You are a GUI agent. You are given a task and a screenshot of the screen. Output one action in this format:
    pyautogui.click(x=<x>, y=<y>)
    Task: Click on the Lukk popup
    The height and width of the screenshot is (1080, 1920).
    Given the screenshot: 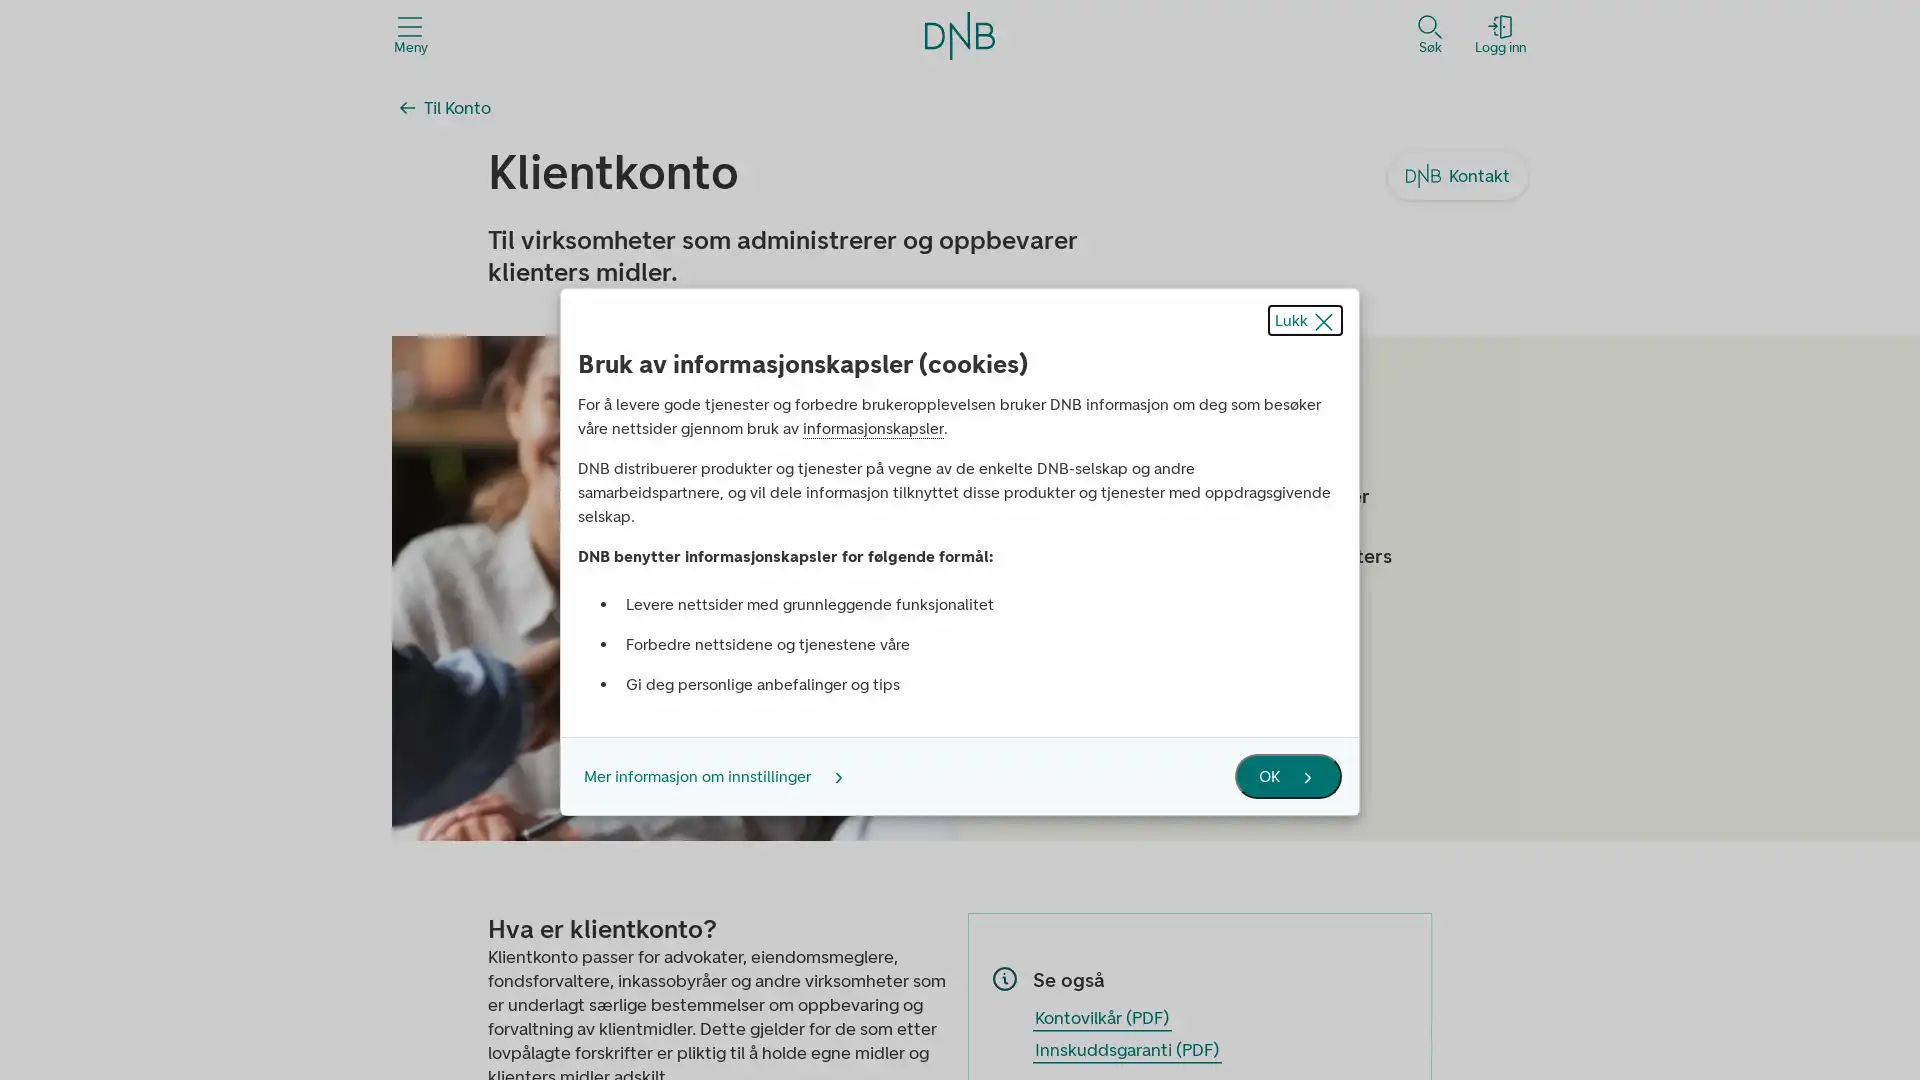 What is the action you would take?
    pyautogui.click(x=1305, y=318)
    